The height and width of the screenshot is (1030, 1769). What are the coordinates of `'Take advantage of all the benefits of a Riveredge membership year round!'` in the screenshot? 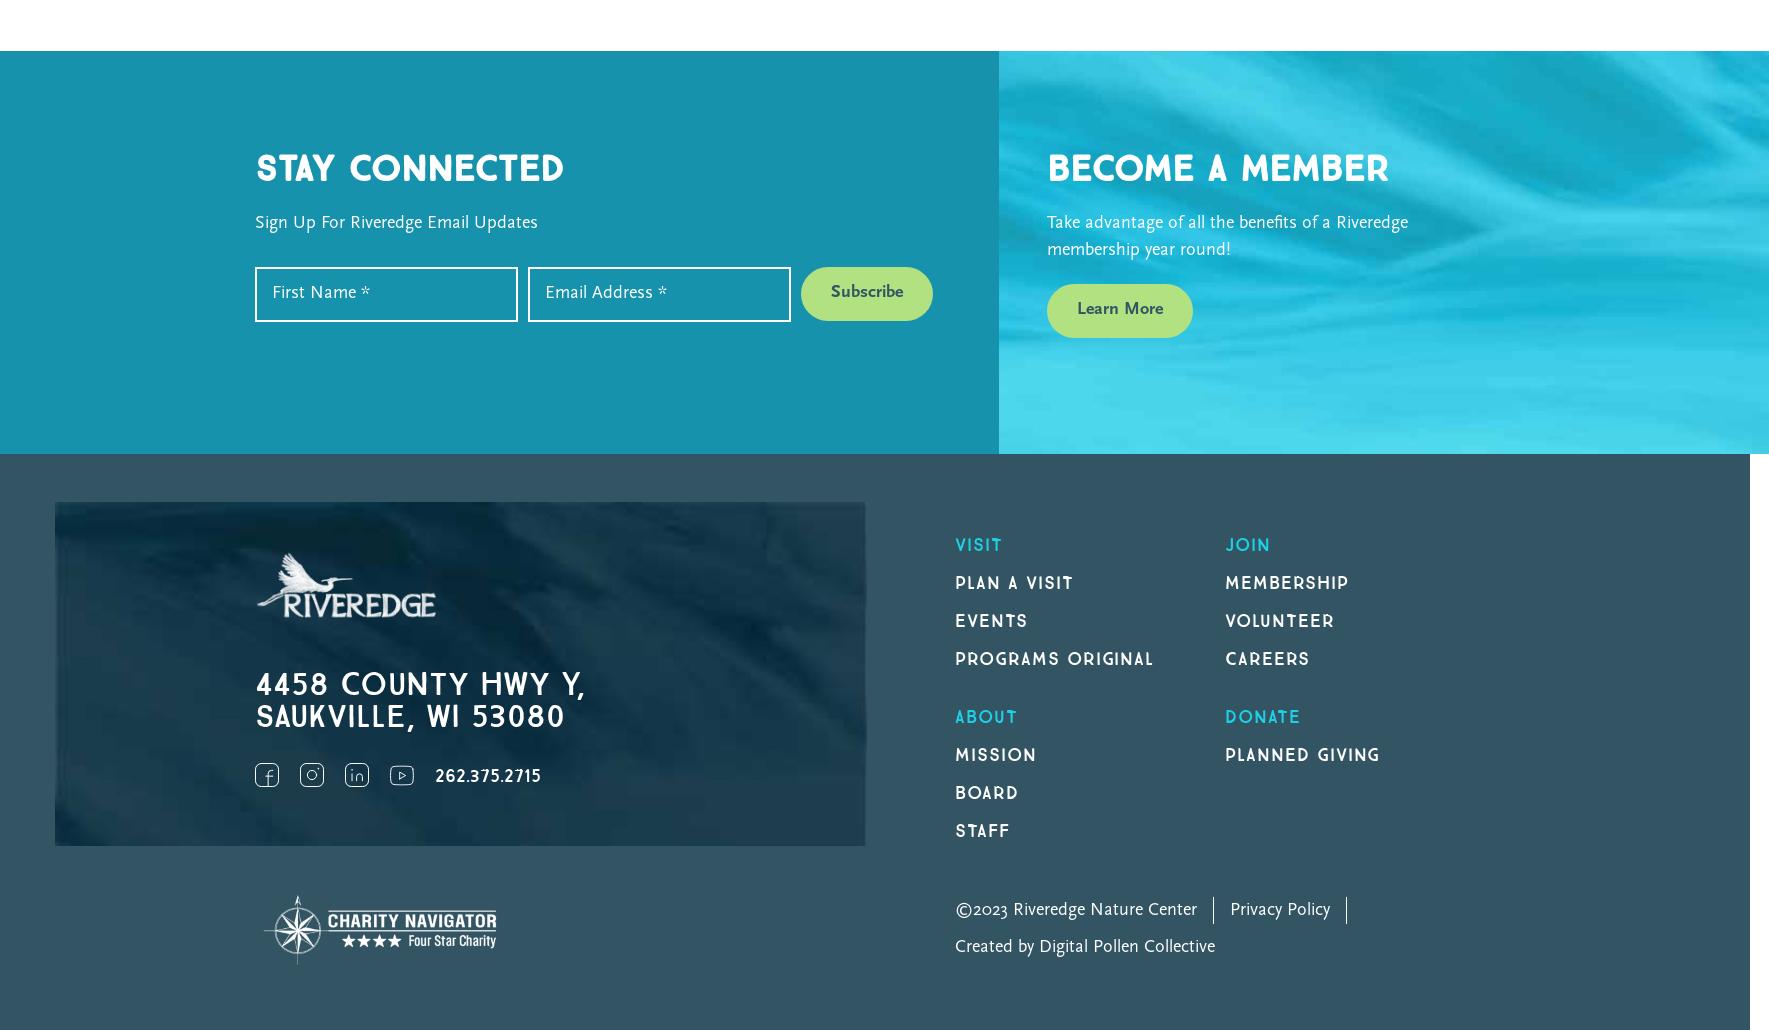 It's located at (1226, 237).